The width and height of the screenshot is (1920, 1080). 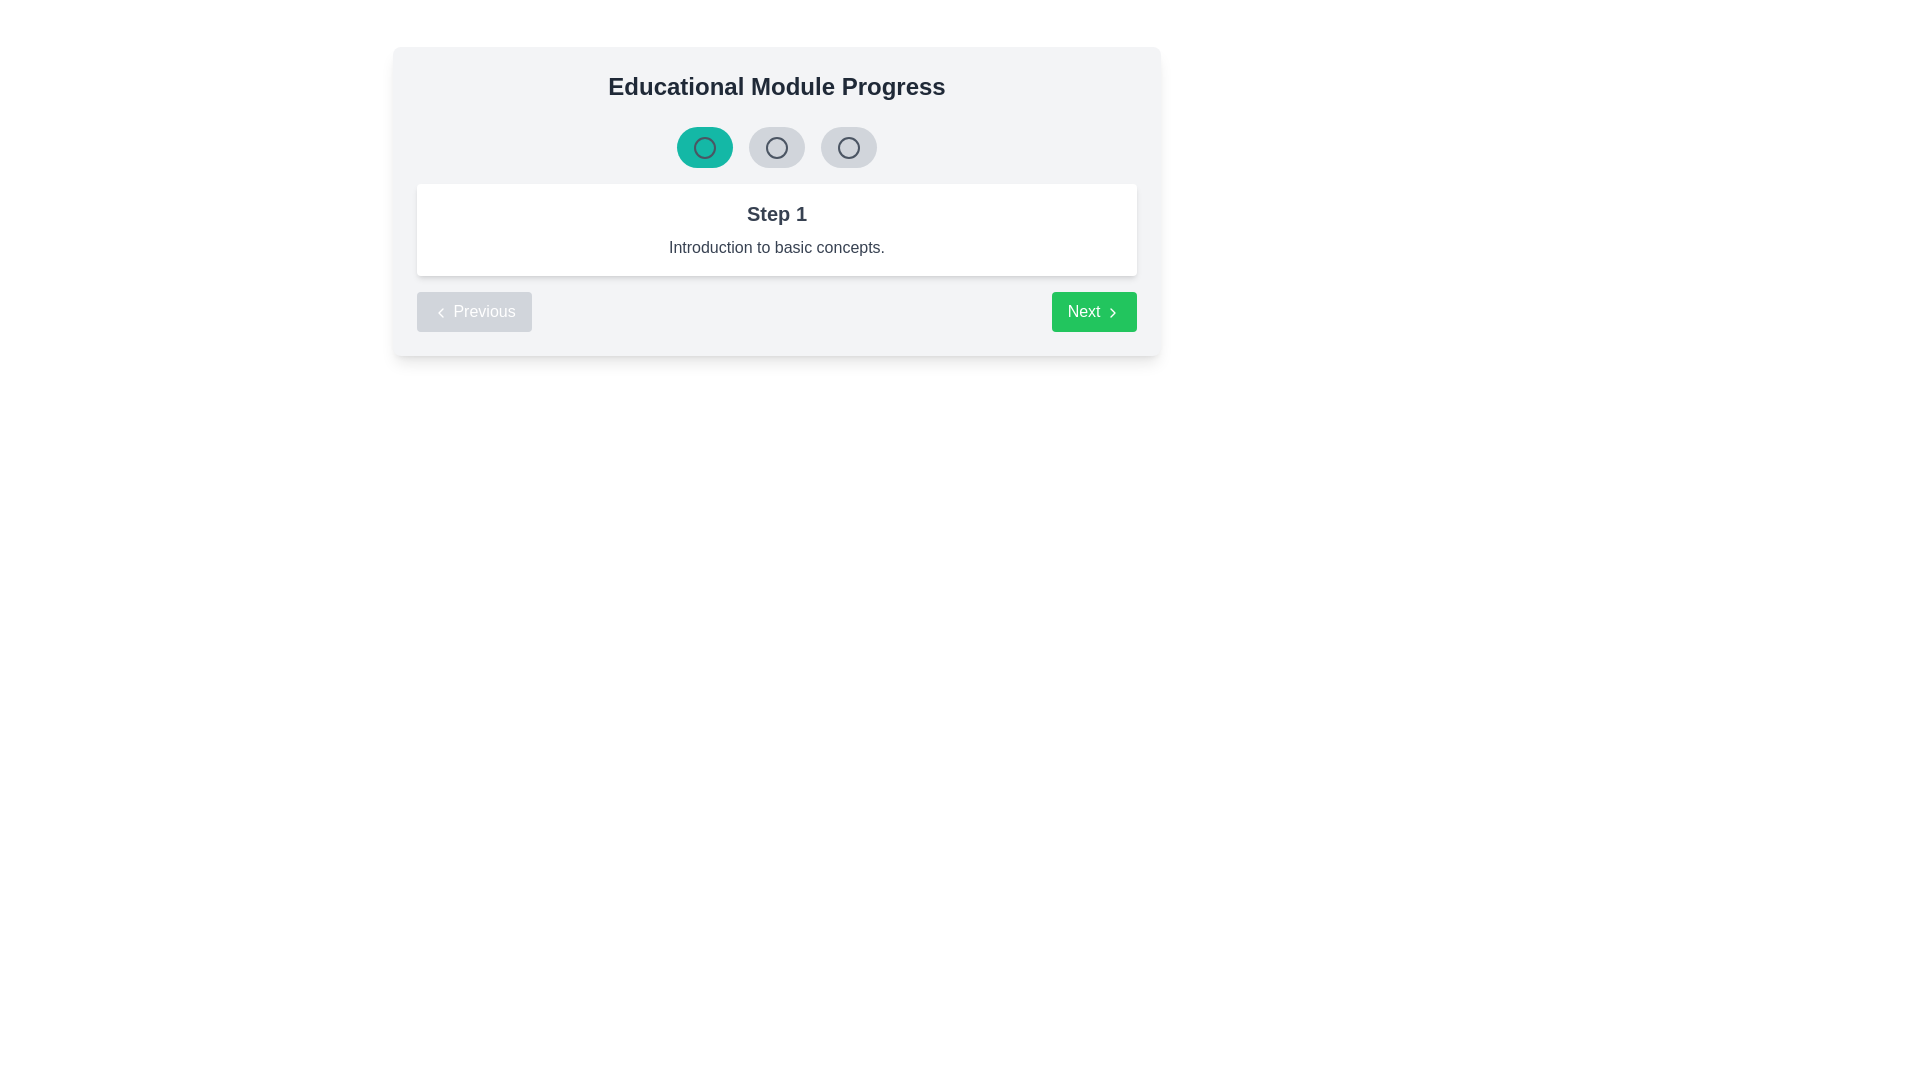 I want to click on the Right-facing chevron icon inside the 'Next' button for visual guidance on forward navigation, so click(x=1112, y=312).